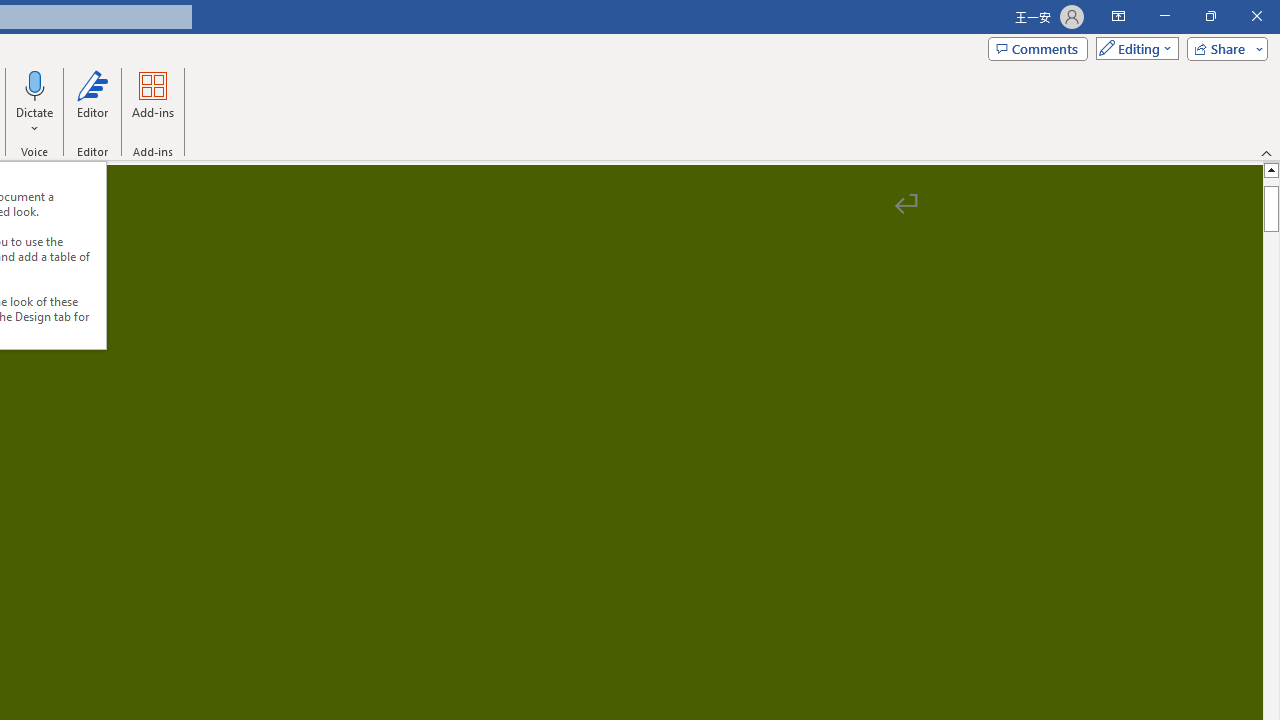  What do you see at coordinates (35, 121) in the screenshot?
I see `'More Options'` at bounding box center [35, 121].